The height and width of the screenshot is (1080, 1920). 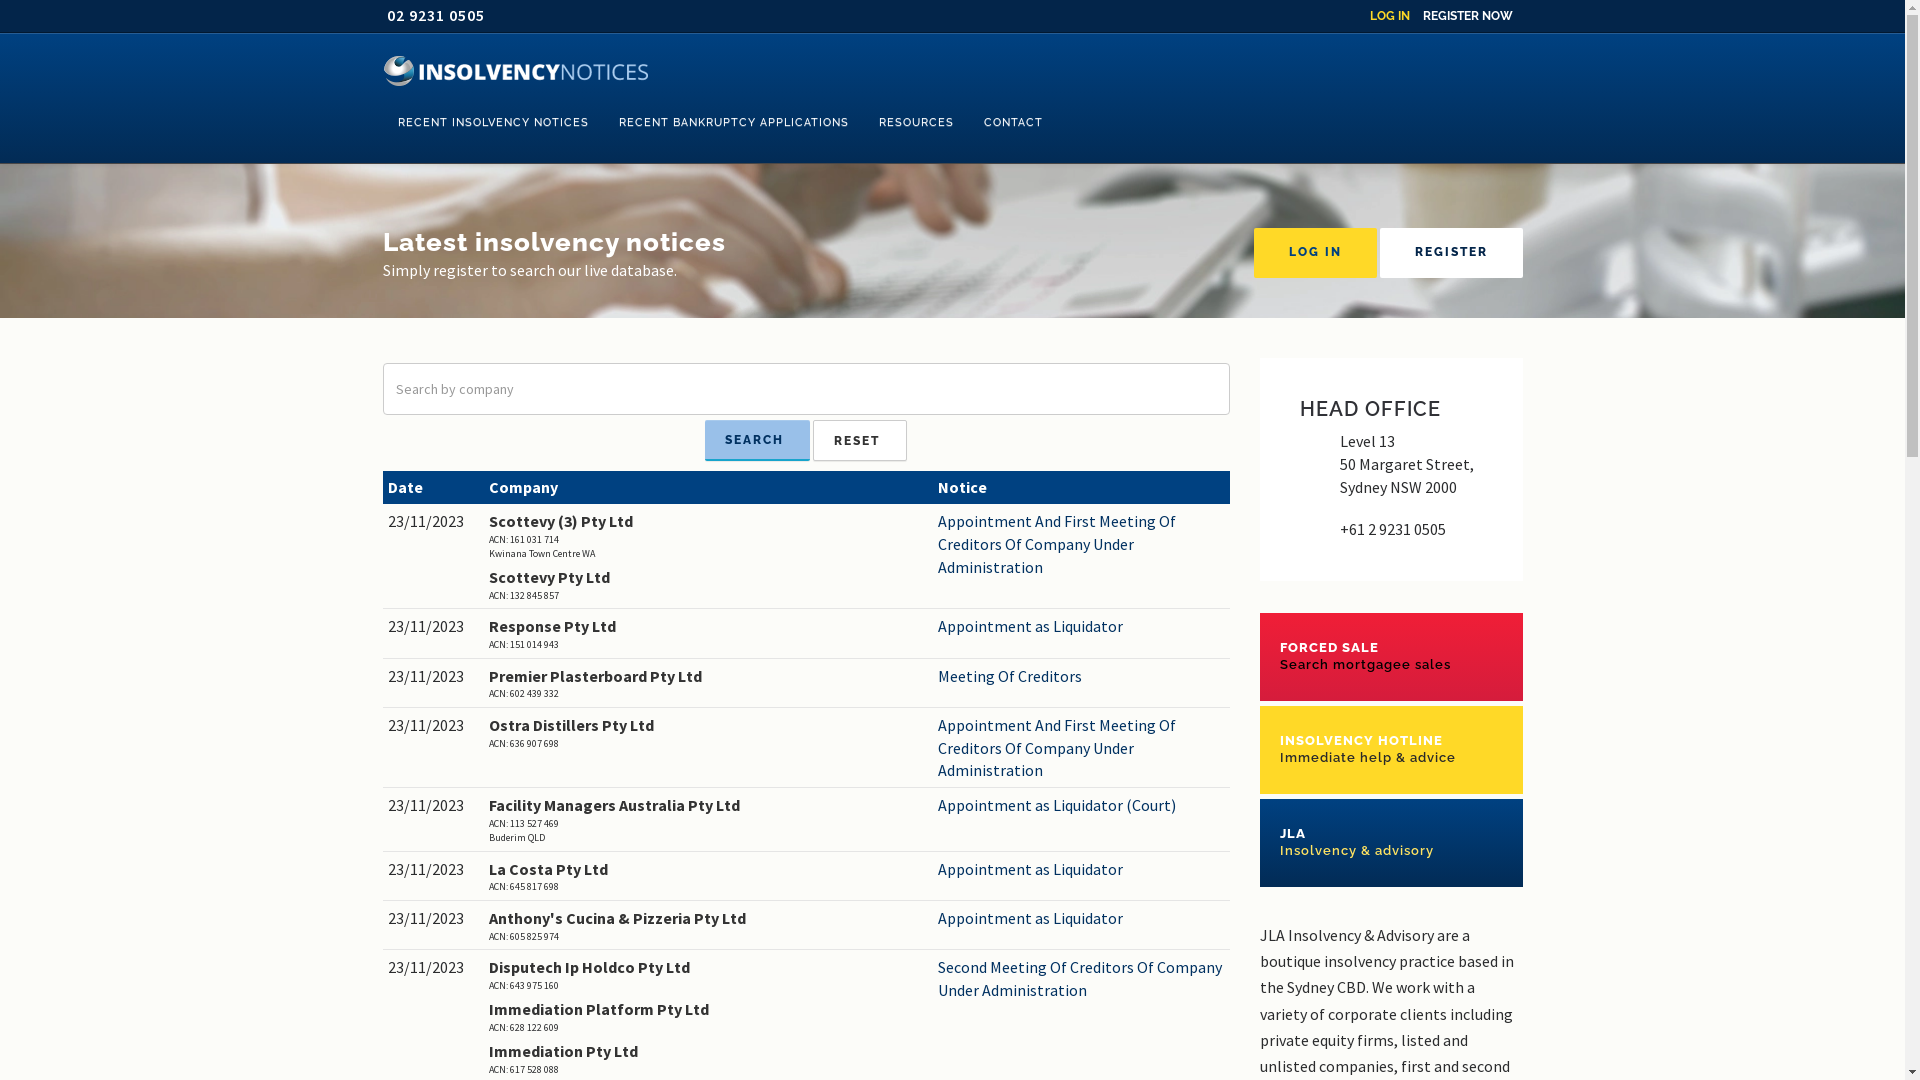 I want to click on 'RECENT BANKRUPTCY APPLICATIONS', so click(x=733, y=123).